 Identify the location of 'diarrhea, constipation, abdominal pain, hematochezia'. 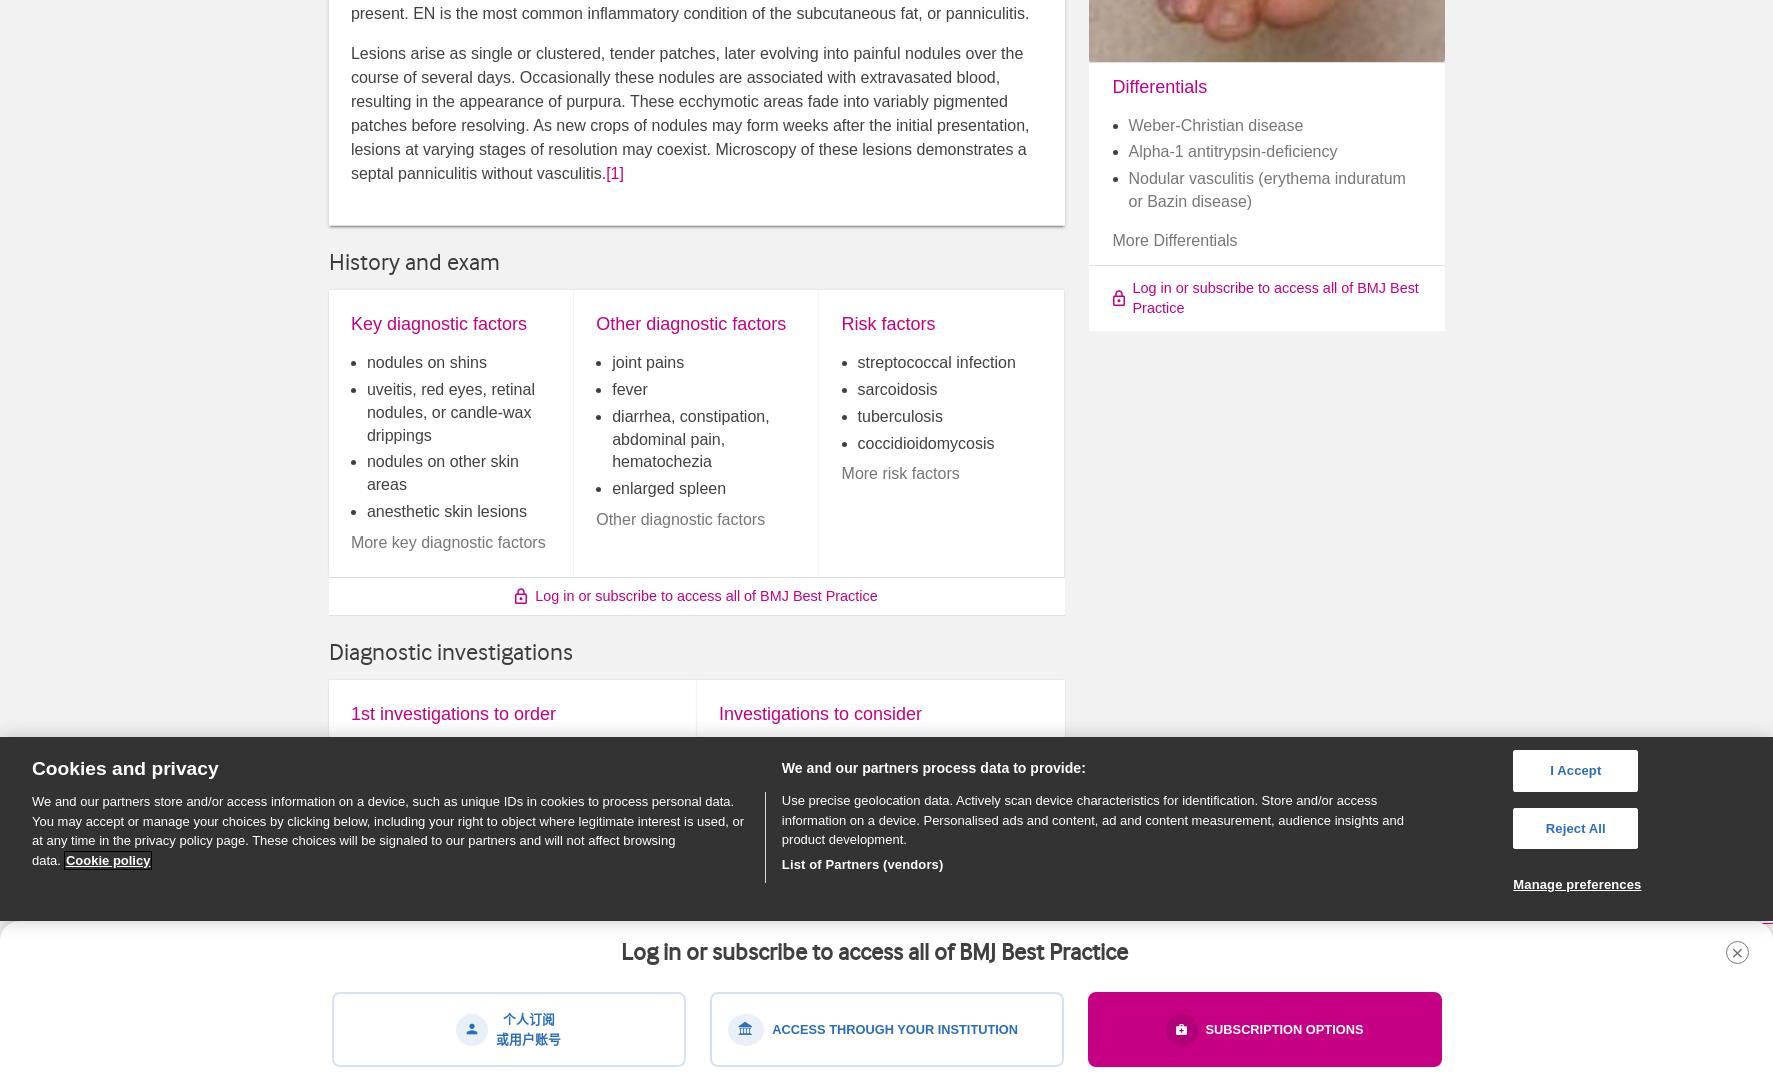
(690, 438).